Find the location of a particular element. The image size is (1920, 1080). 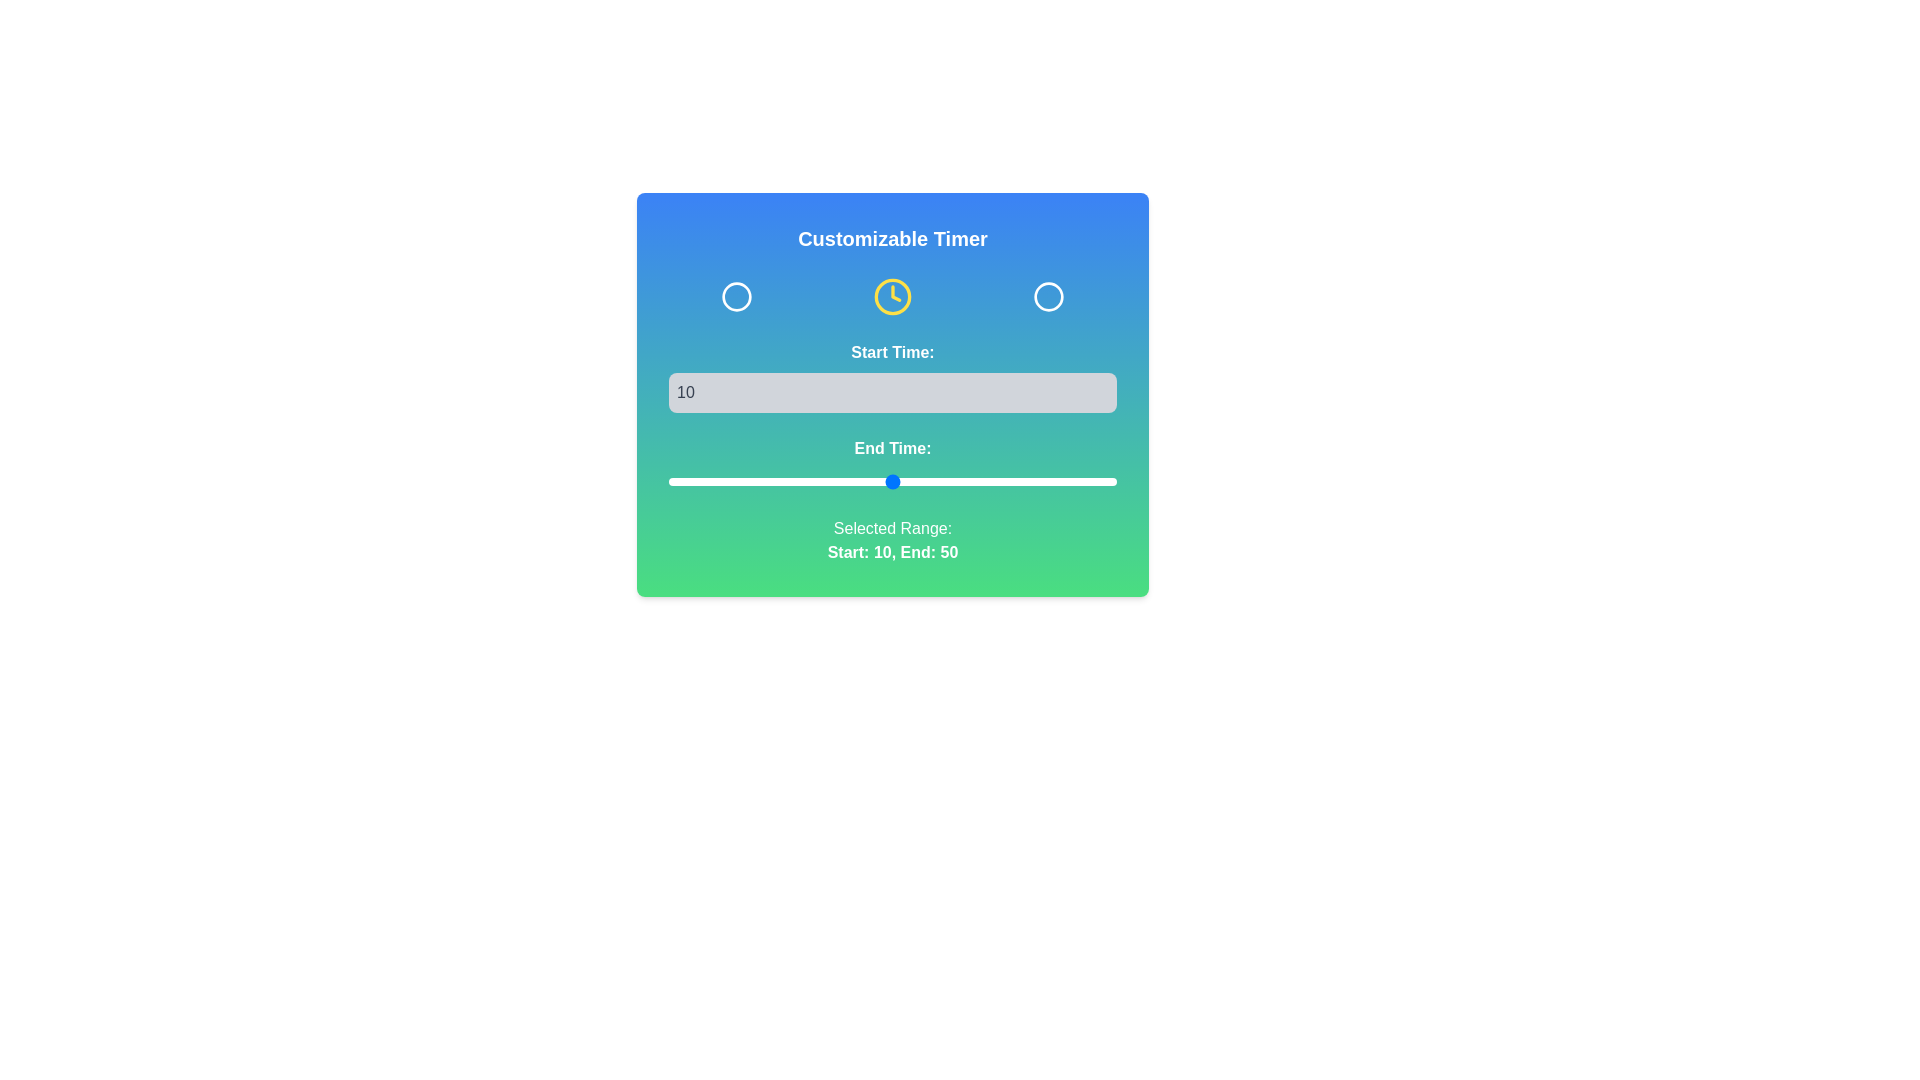

the third icon from the right in the customizable timer section, which serves as a selection or state indicator is located at coordinates (1048, 297).